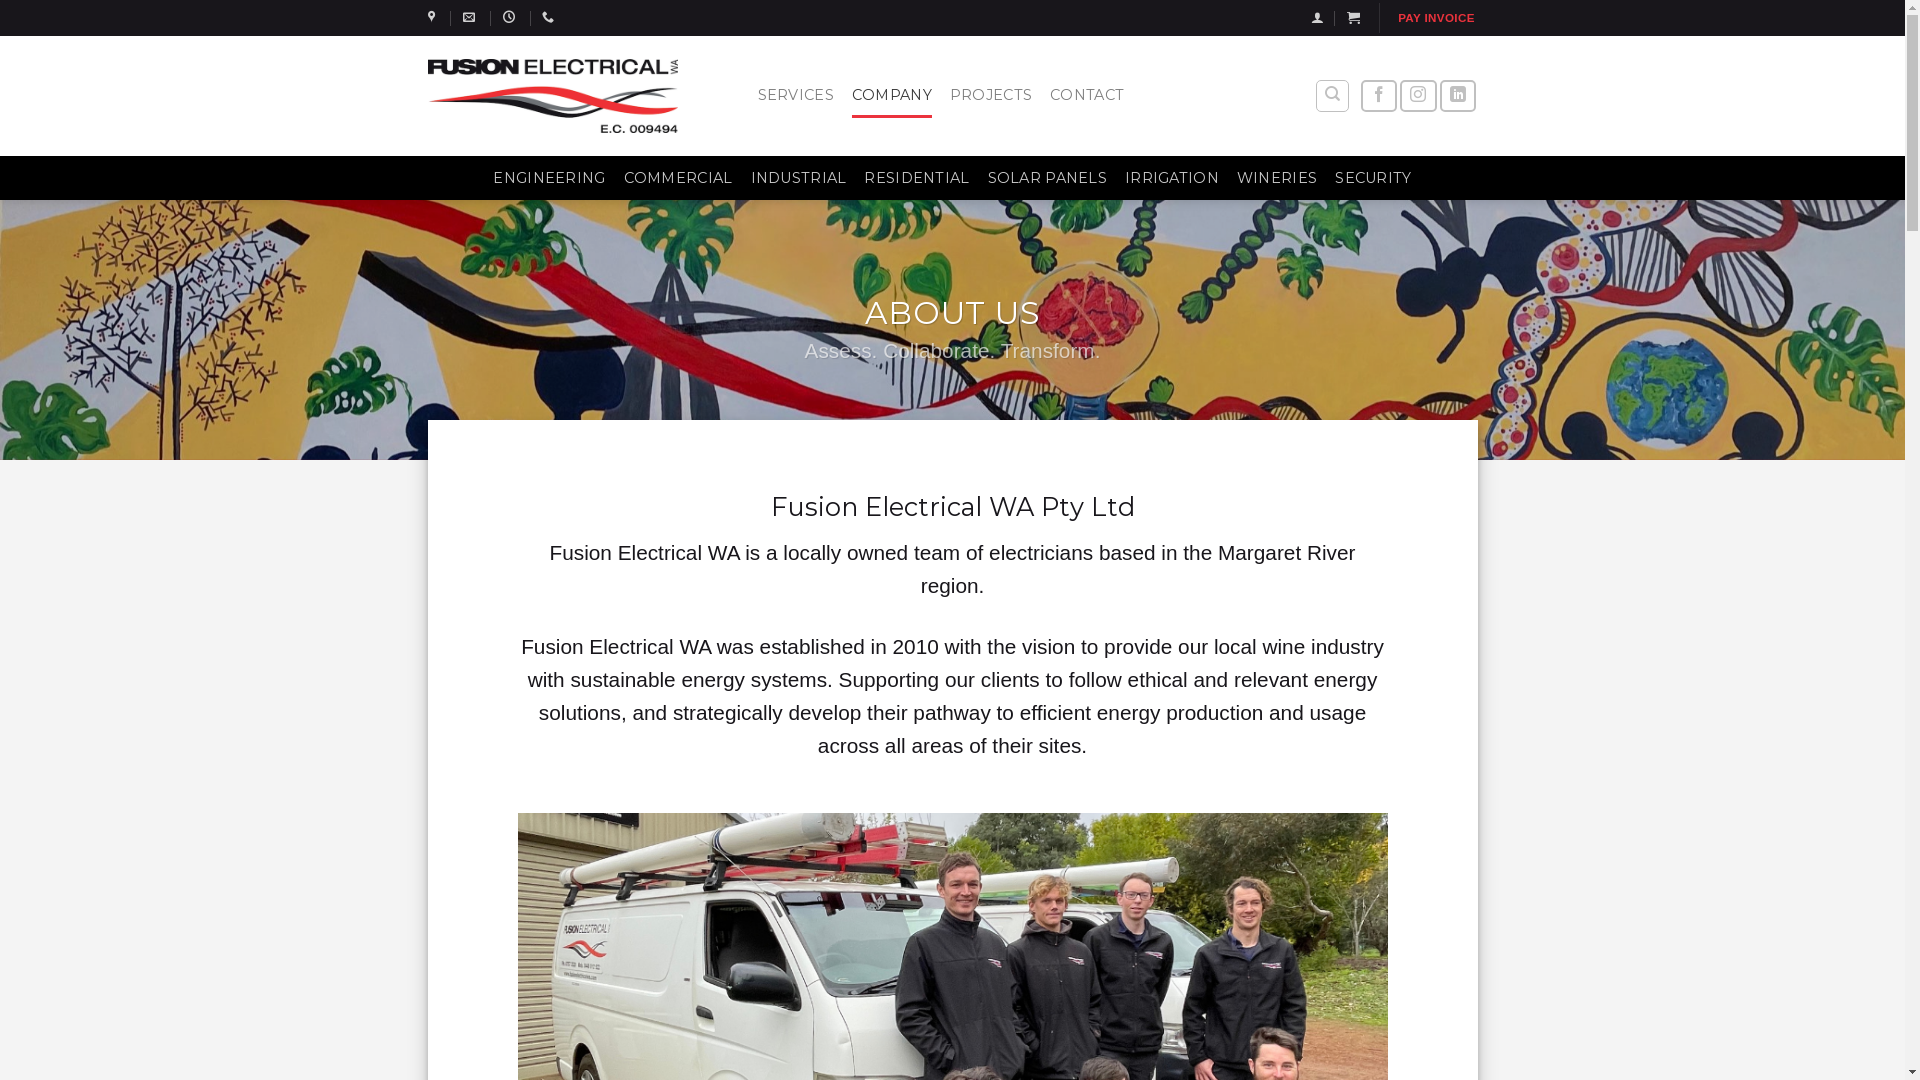  What do you see at coordinates (548, 176) in the screenshot?
I see `'ENGINEERING'` at bounding box center [548, 176].